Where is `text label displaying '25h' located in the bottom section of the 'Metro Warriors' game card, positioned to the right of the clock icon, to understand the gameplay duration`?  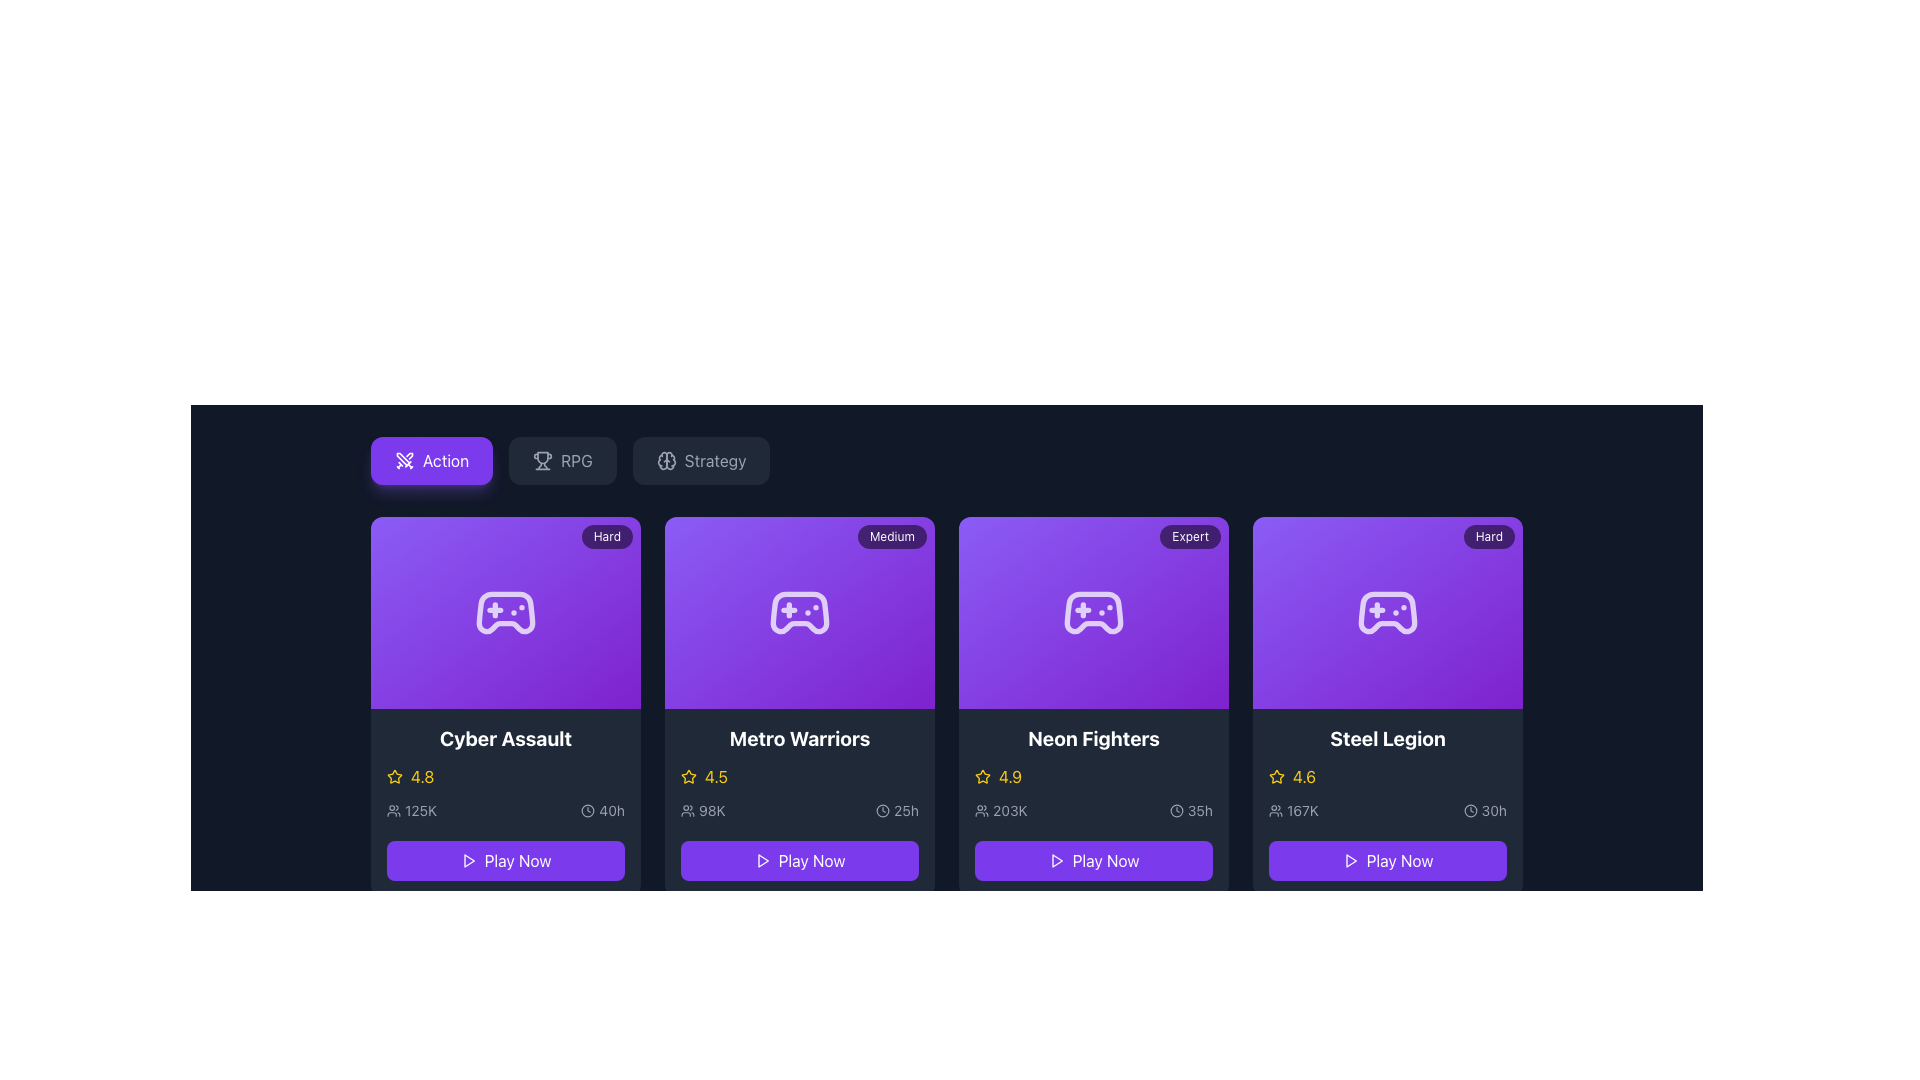
text label displaying '25h' located in the bottom section of the 'Metro Warriors' game card, positioned to the right of the clock icon, to understand the gameplay duration is located at coordinates (905, 810).